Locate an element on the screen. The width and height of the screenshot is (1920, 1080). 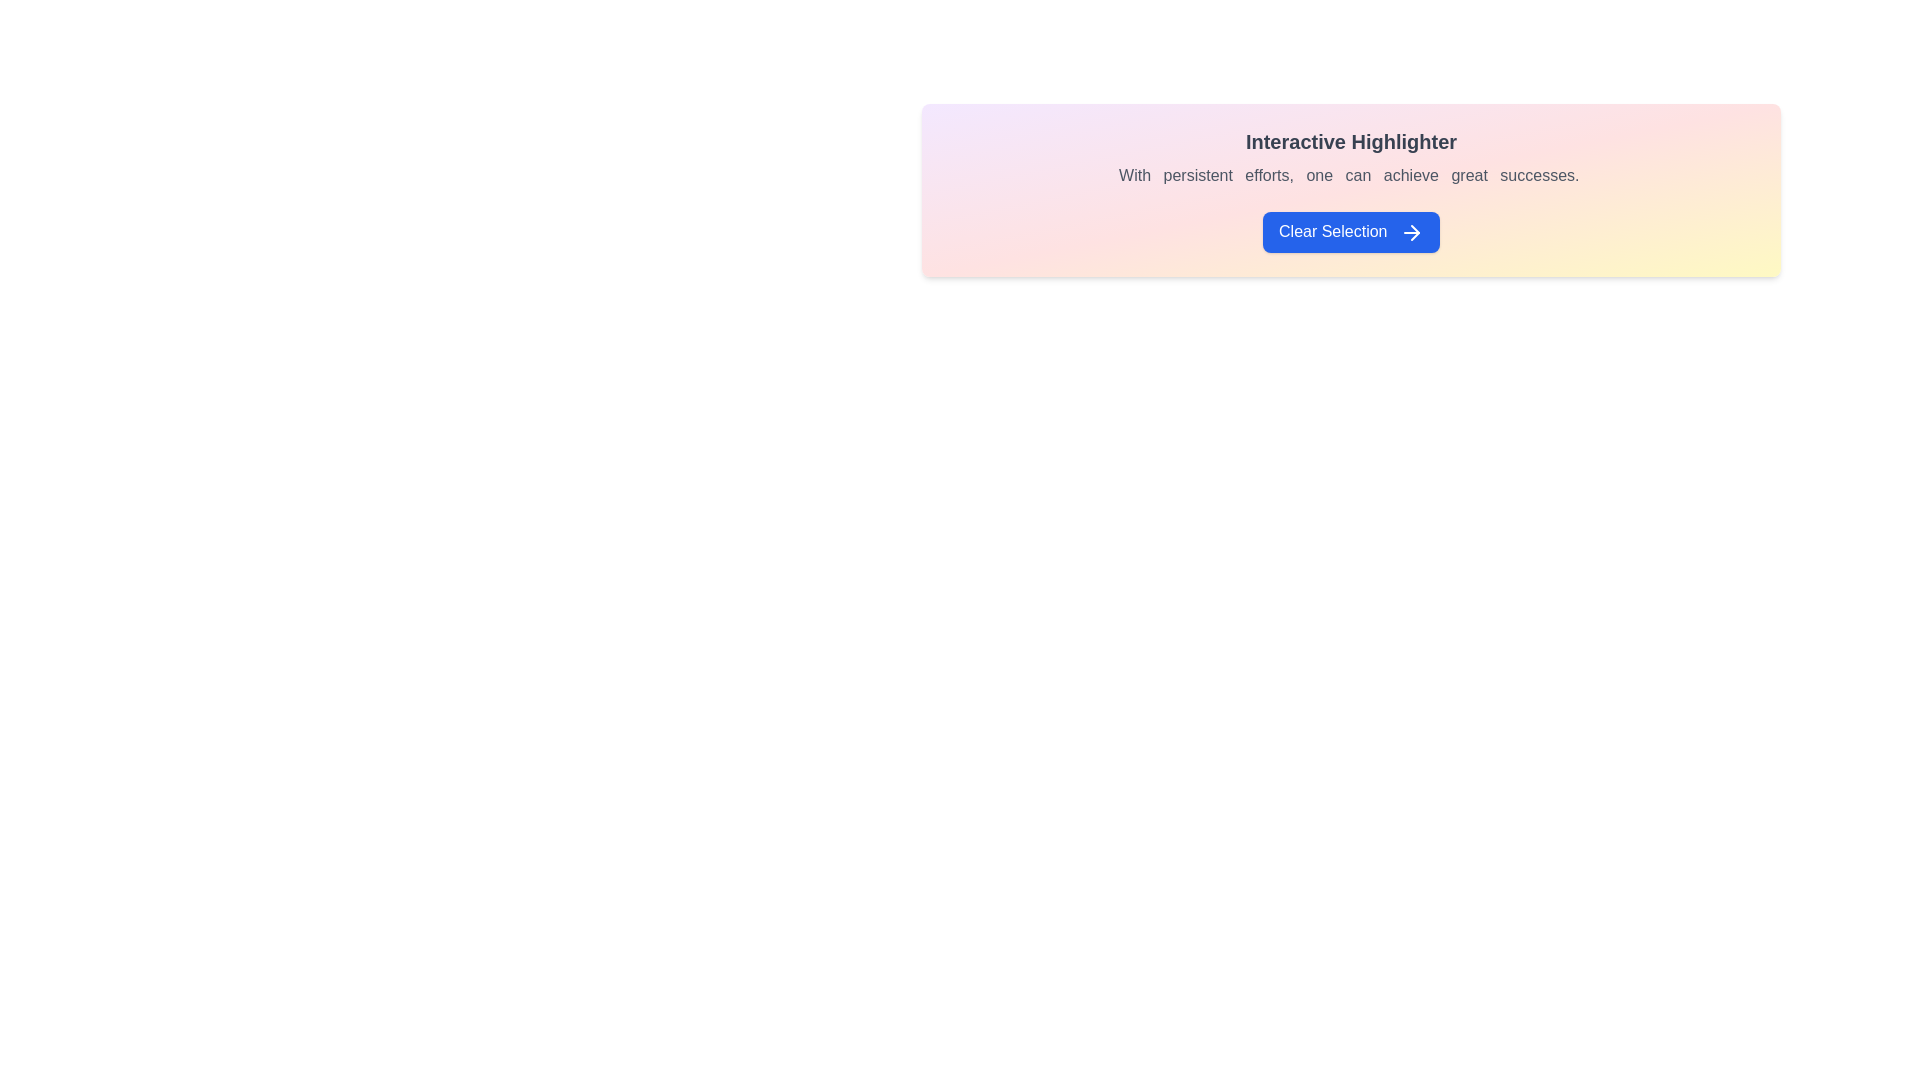
the word 'persistent' in the sentence 'With persistent efforts, one can achieve great successes.' is located at coordinates (1200, 173).